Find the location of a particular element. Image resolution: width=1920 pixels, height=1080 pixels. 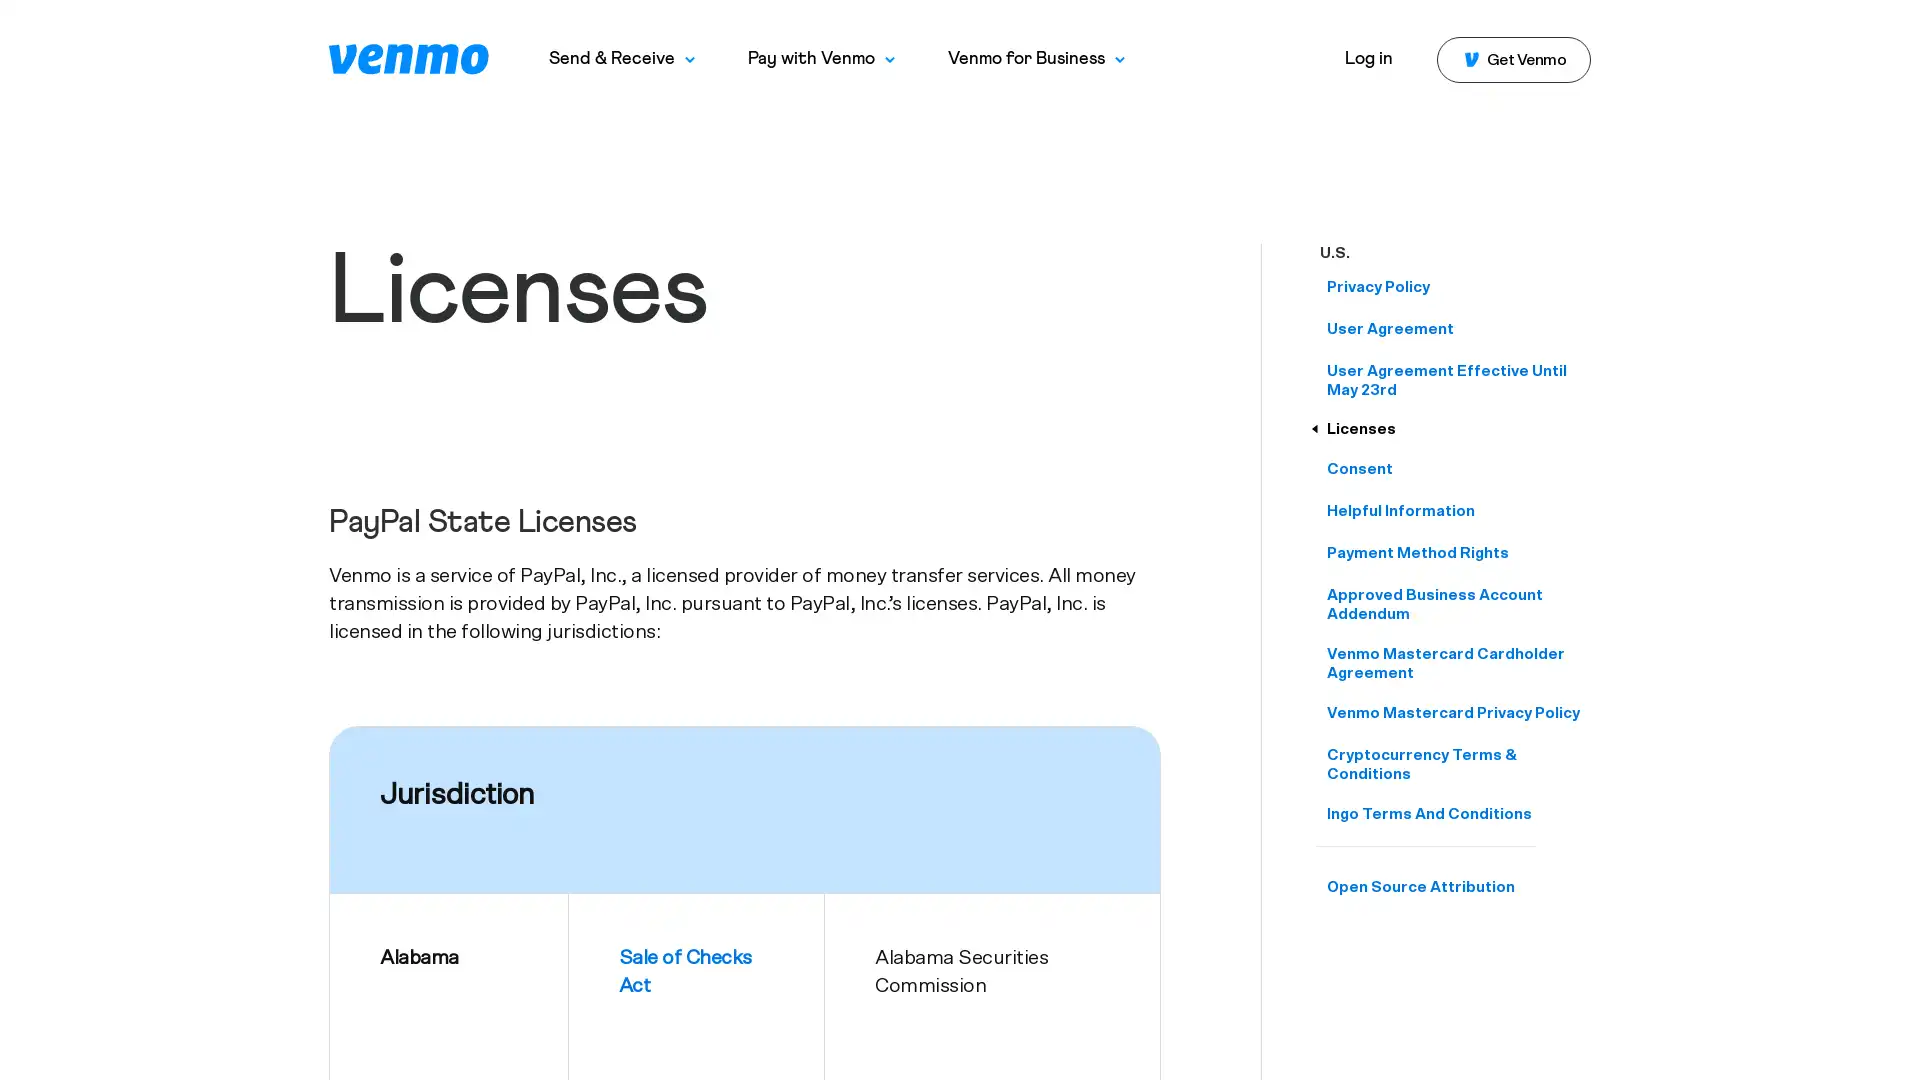

Send & Receive is located at coordinates (621, 58).